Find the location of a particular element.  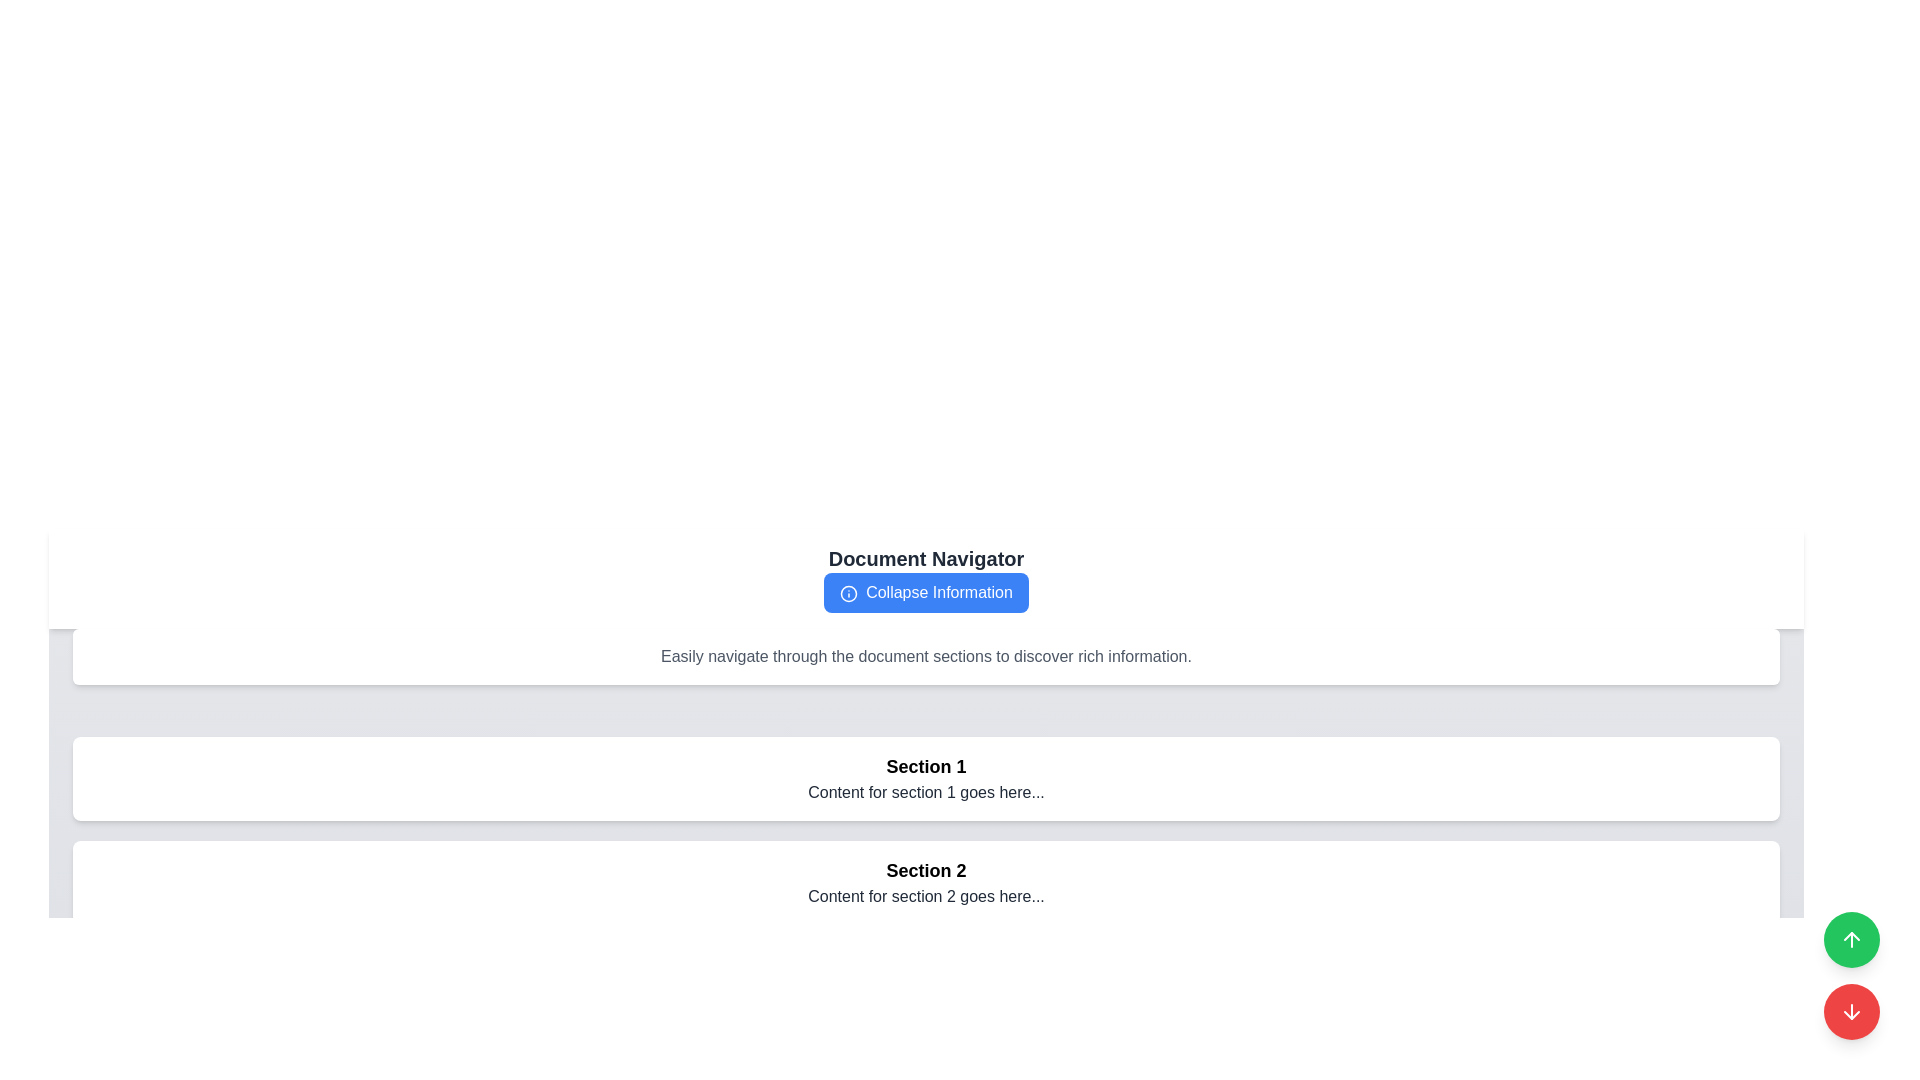

the circular green button with a white upward arrow icon is located at coordinates (1851, 940).